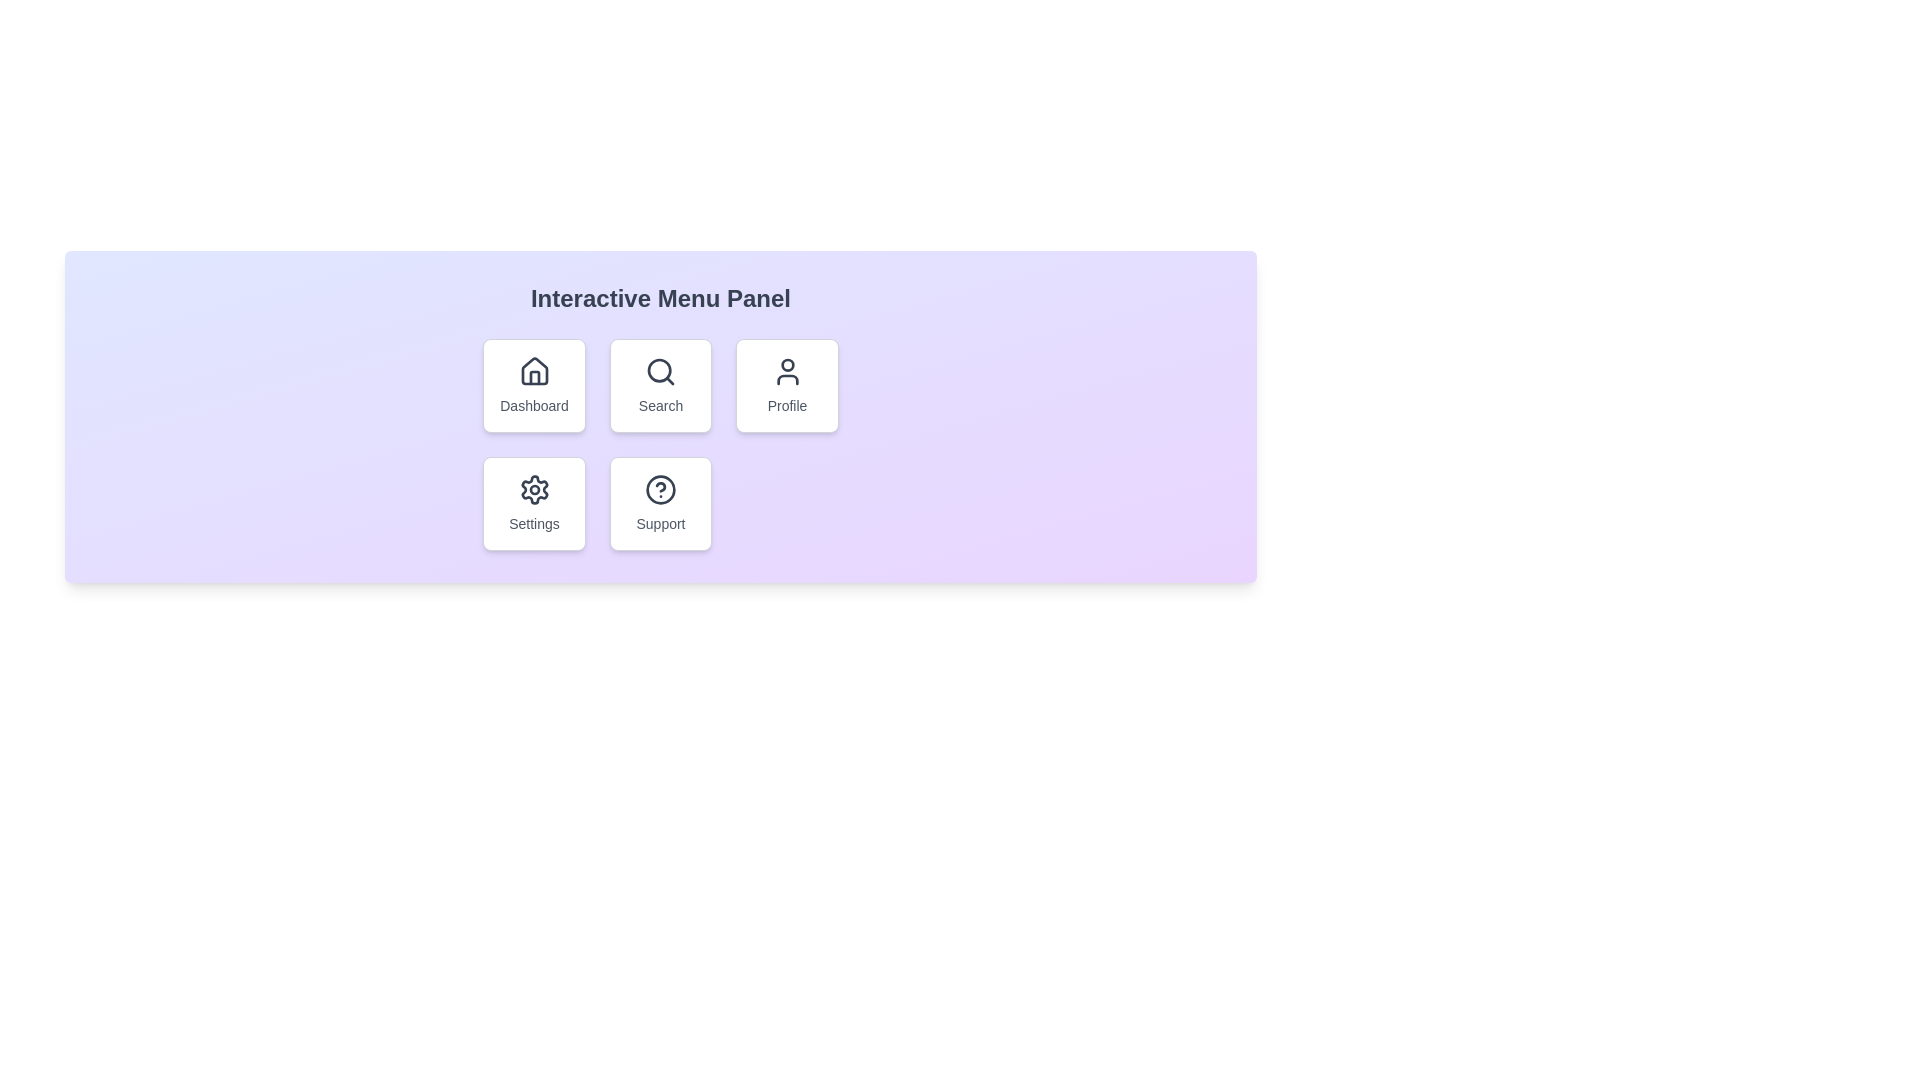 The width and height of the screenshot is (1920, 1080). Describe the element at coordinates (534, 489) in the screenshot. I see `the settings icon located in the lower-left area of the interface's options grid, which serves as a visual representation of the settings functionality` at that location.